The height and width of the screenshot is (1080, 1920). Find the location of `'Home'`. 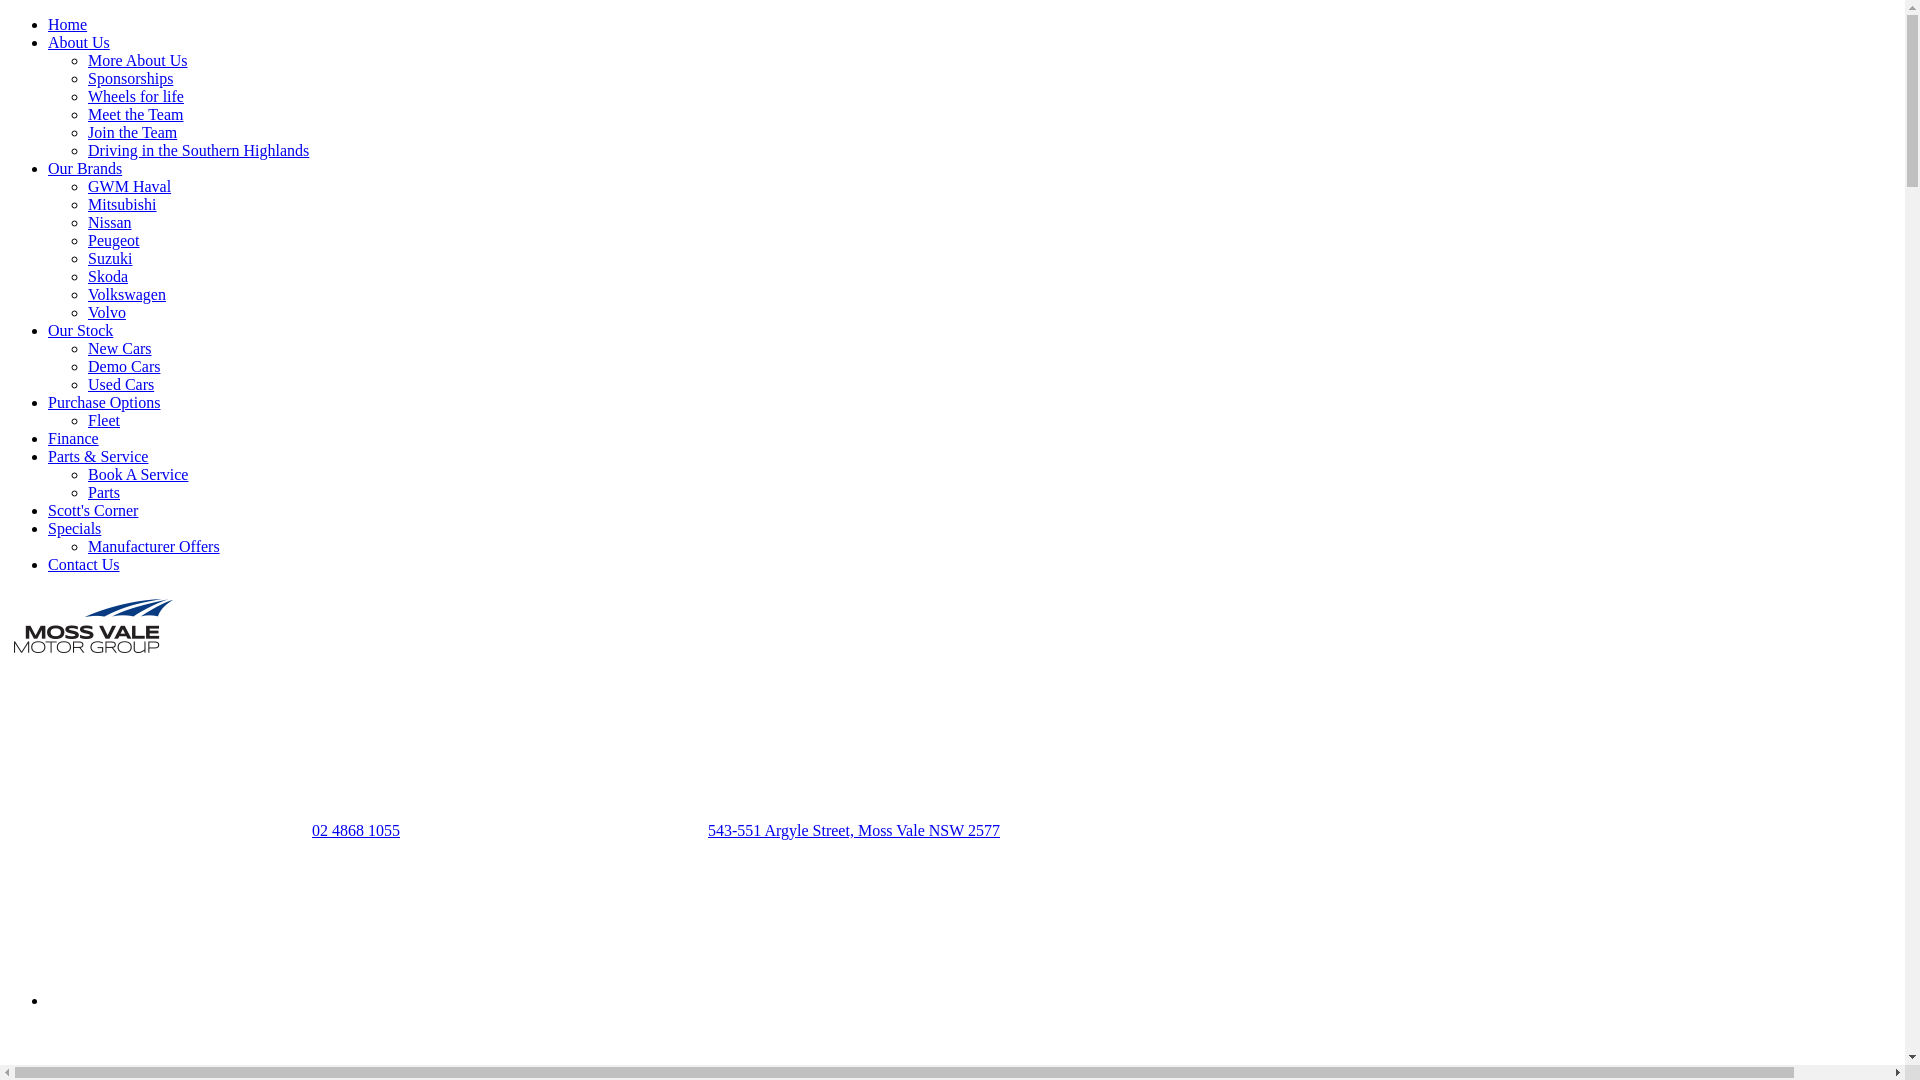

'Home' is located at coordinates (48, 24).